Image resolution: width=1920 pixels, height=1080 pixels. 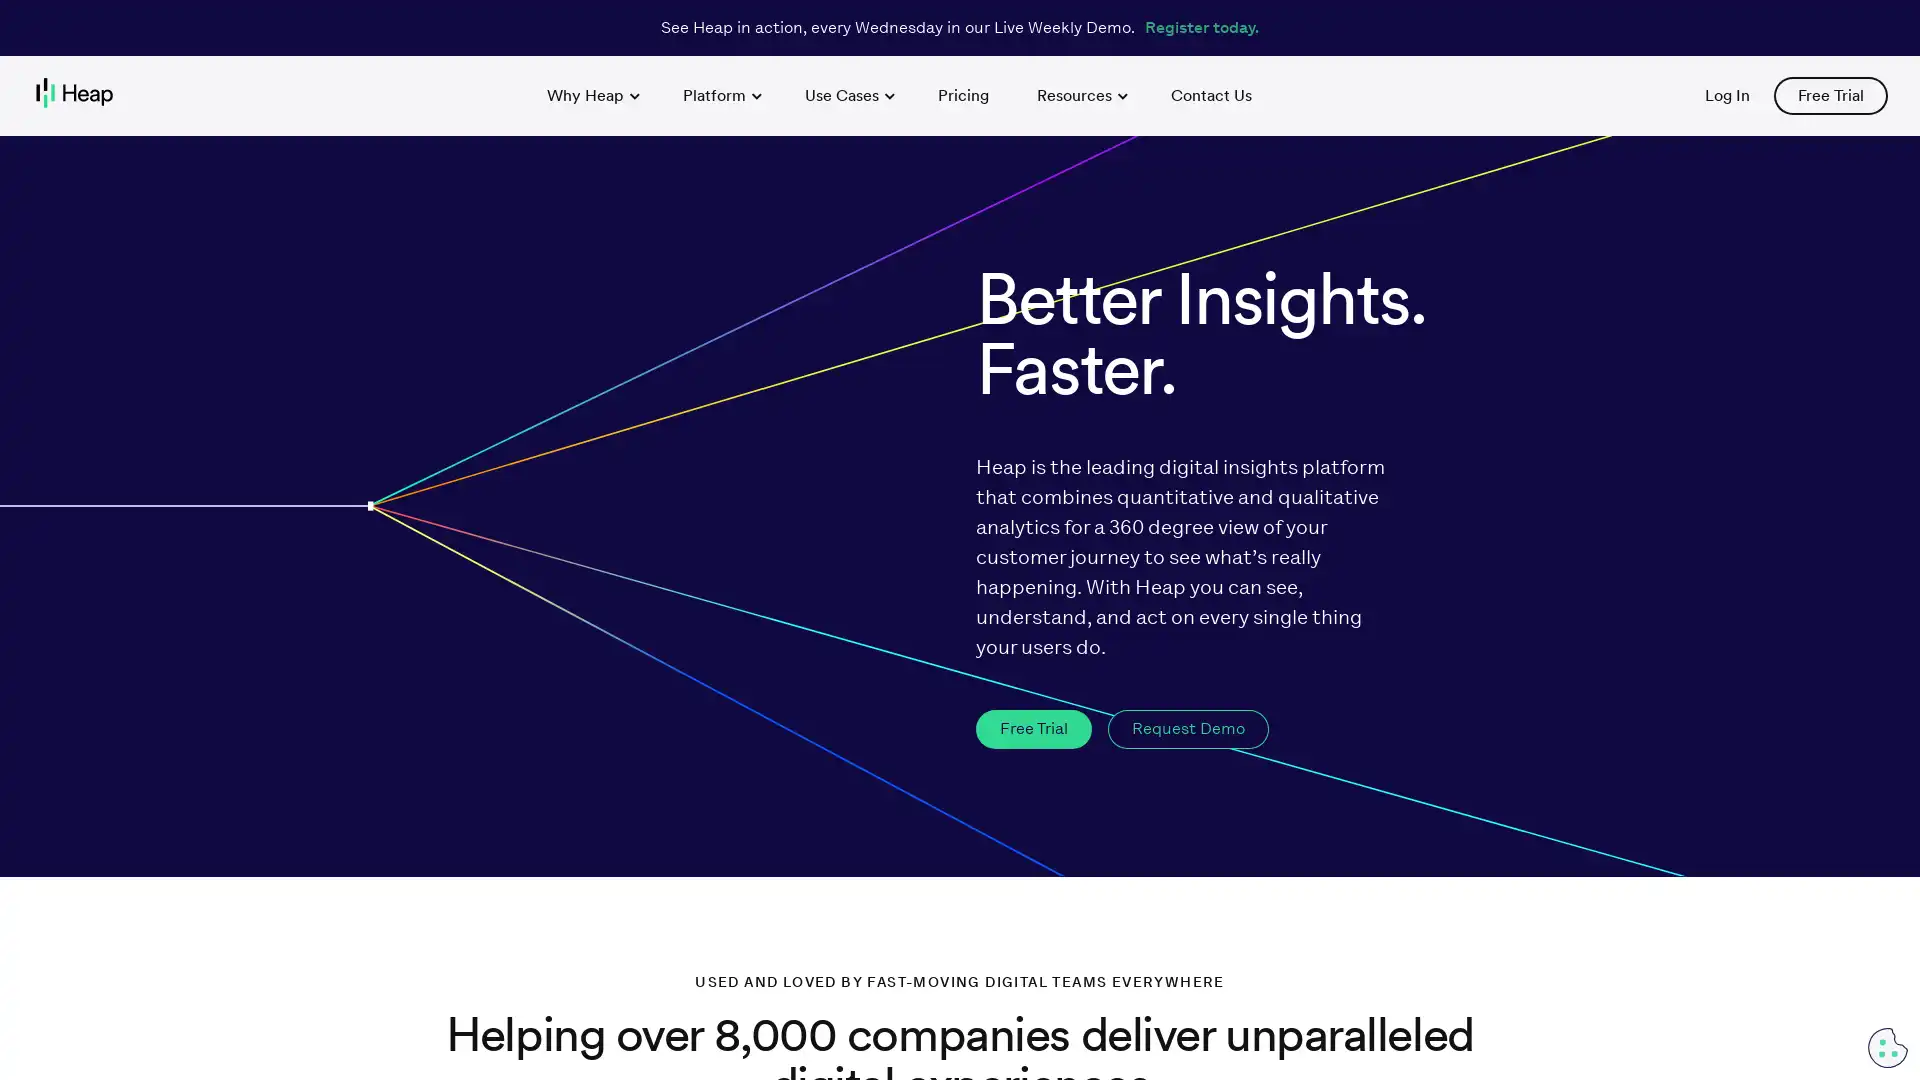 What do you see at coordinates (719, 96) in the screenshot?
I see `Platform` at bounding box center [719, 96].